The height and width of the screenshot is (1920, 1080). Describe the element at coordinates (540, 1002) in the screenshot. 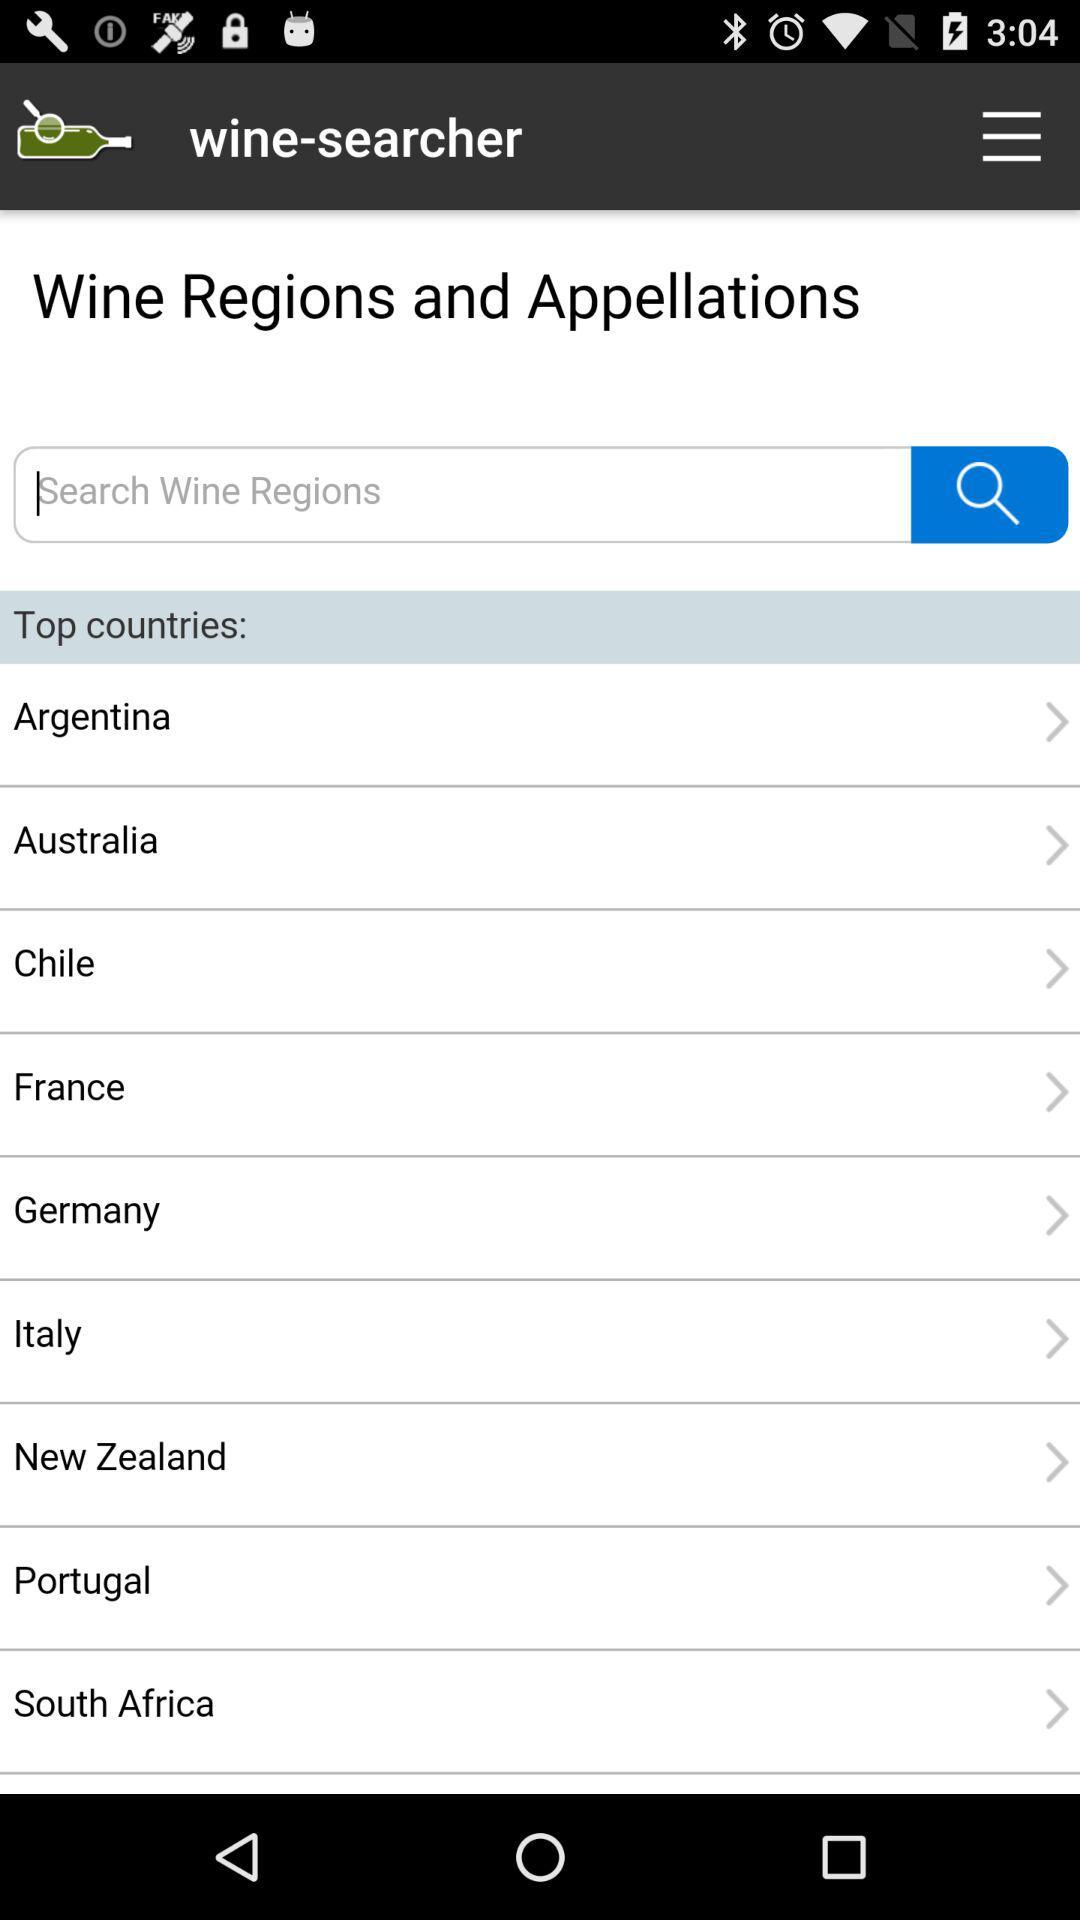

I see `search for wine` at that location.